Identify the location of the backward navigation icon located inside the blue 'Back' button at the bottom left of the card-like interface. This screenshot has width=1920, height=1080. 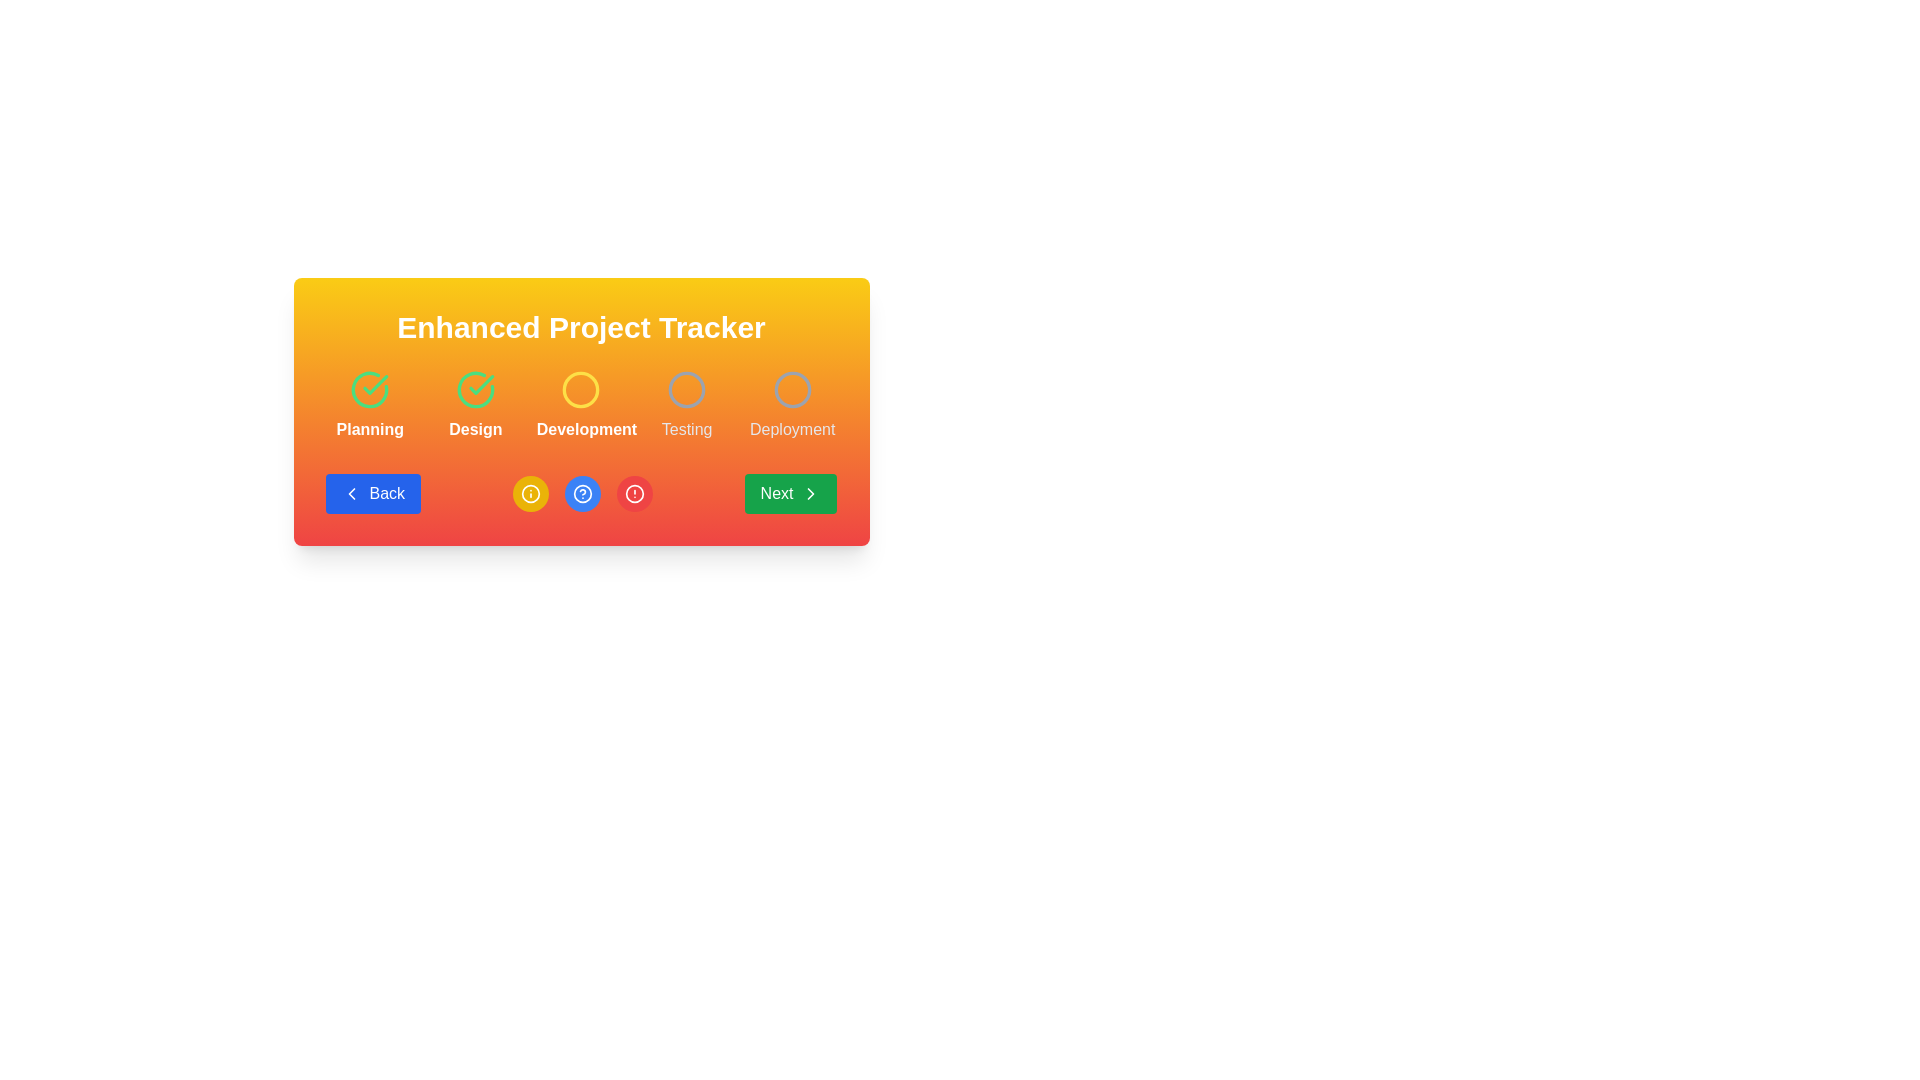
(351, 493).